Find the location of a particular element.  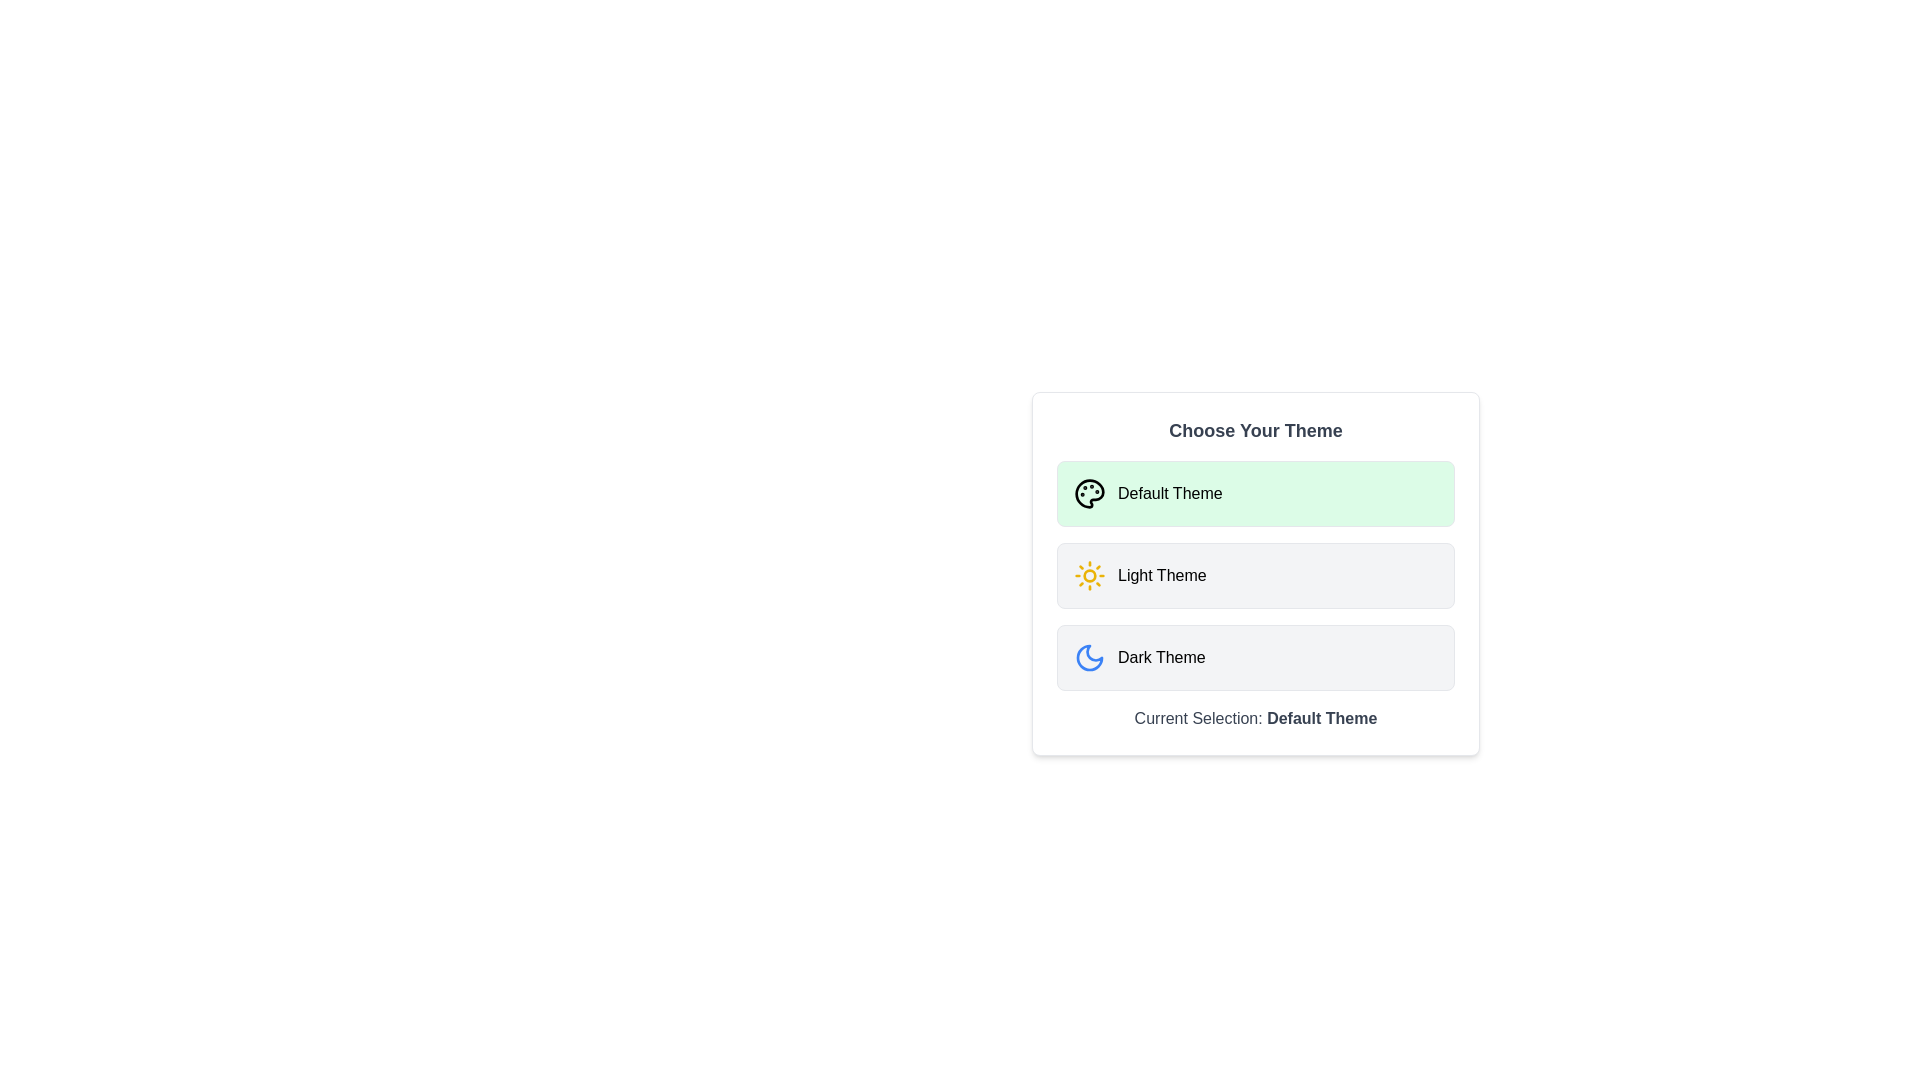

the button corresponding to the theme Default Theme to observe its hover and focus effects is located at coordinates (1255, 493).